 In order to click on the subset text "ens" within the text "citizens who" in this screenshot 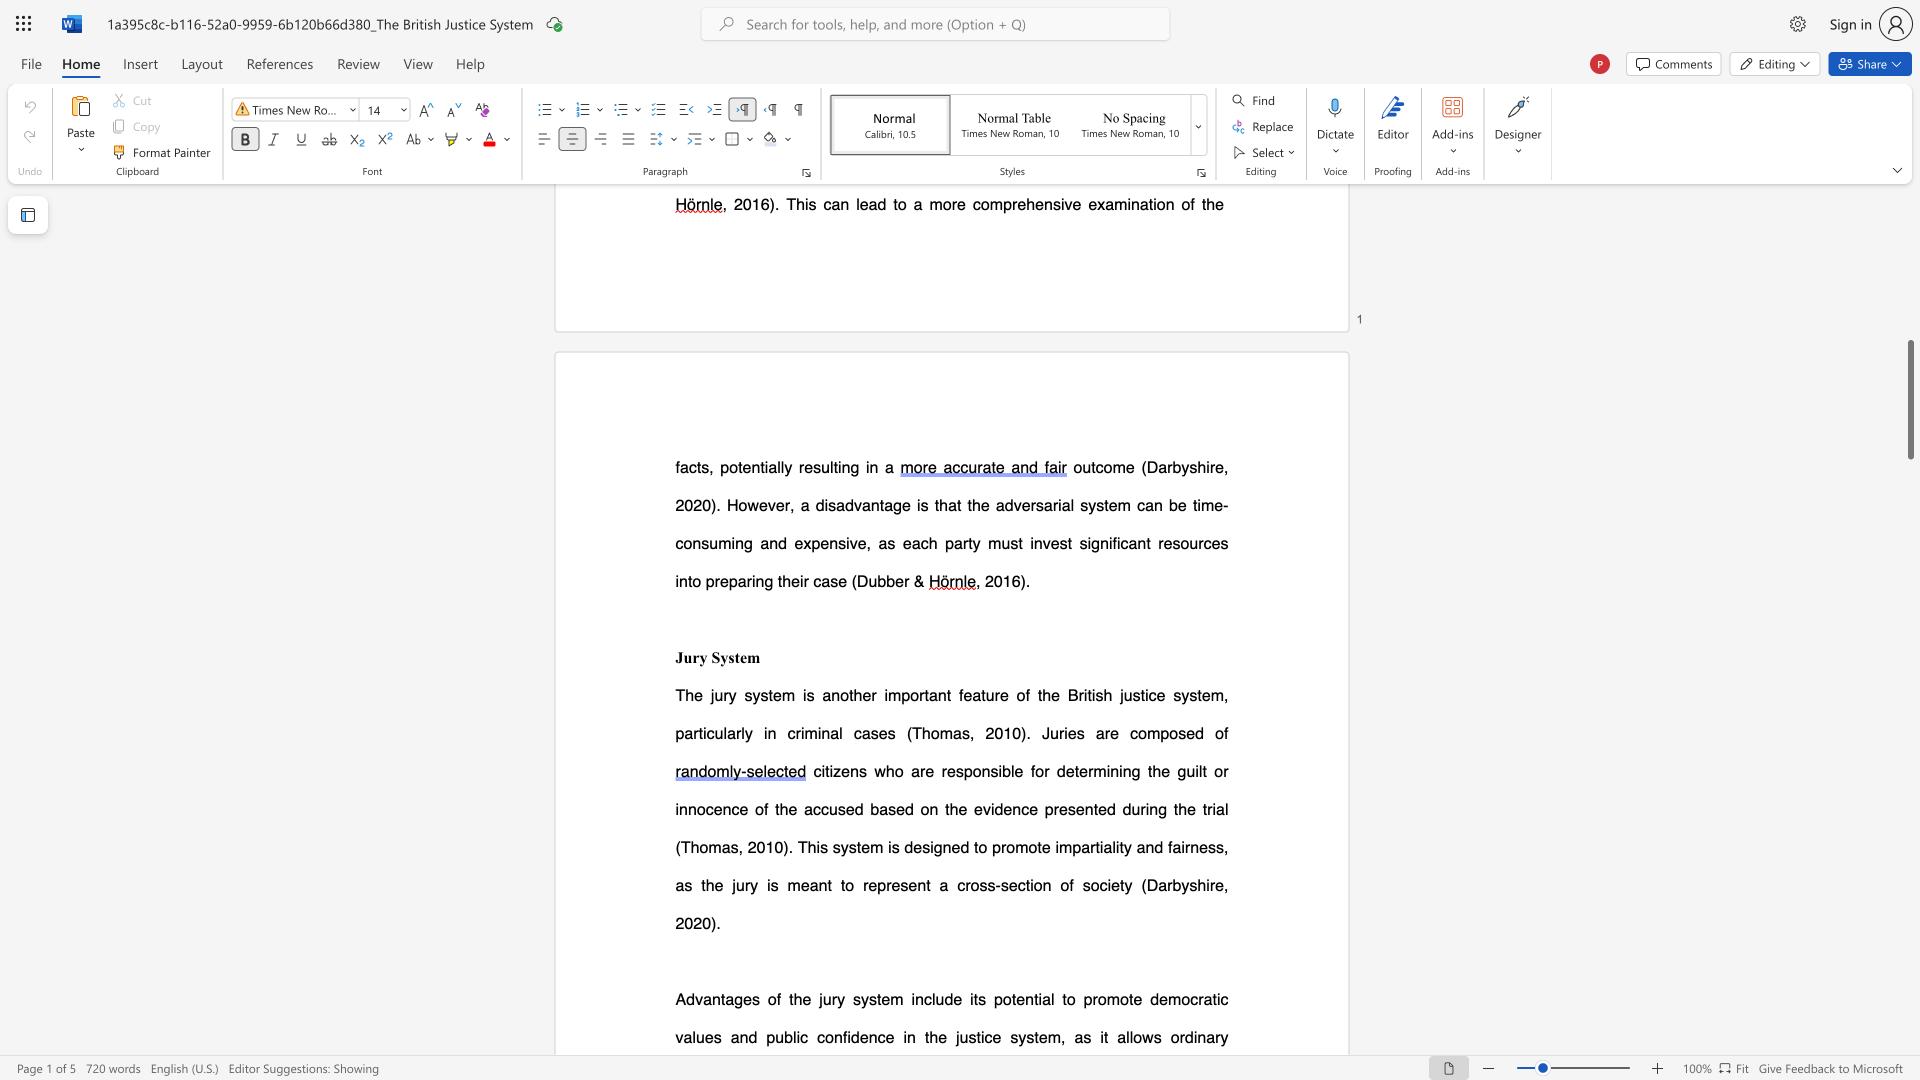, I will do `click(841, 770)`.